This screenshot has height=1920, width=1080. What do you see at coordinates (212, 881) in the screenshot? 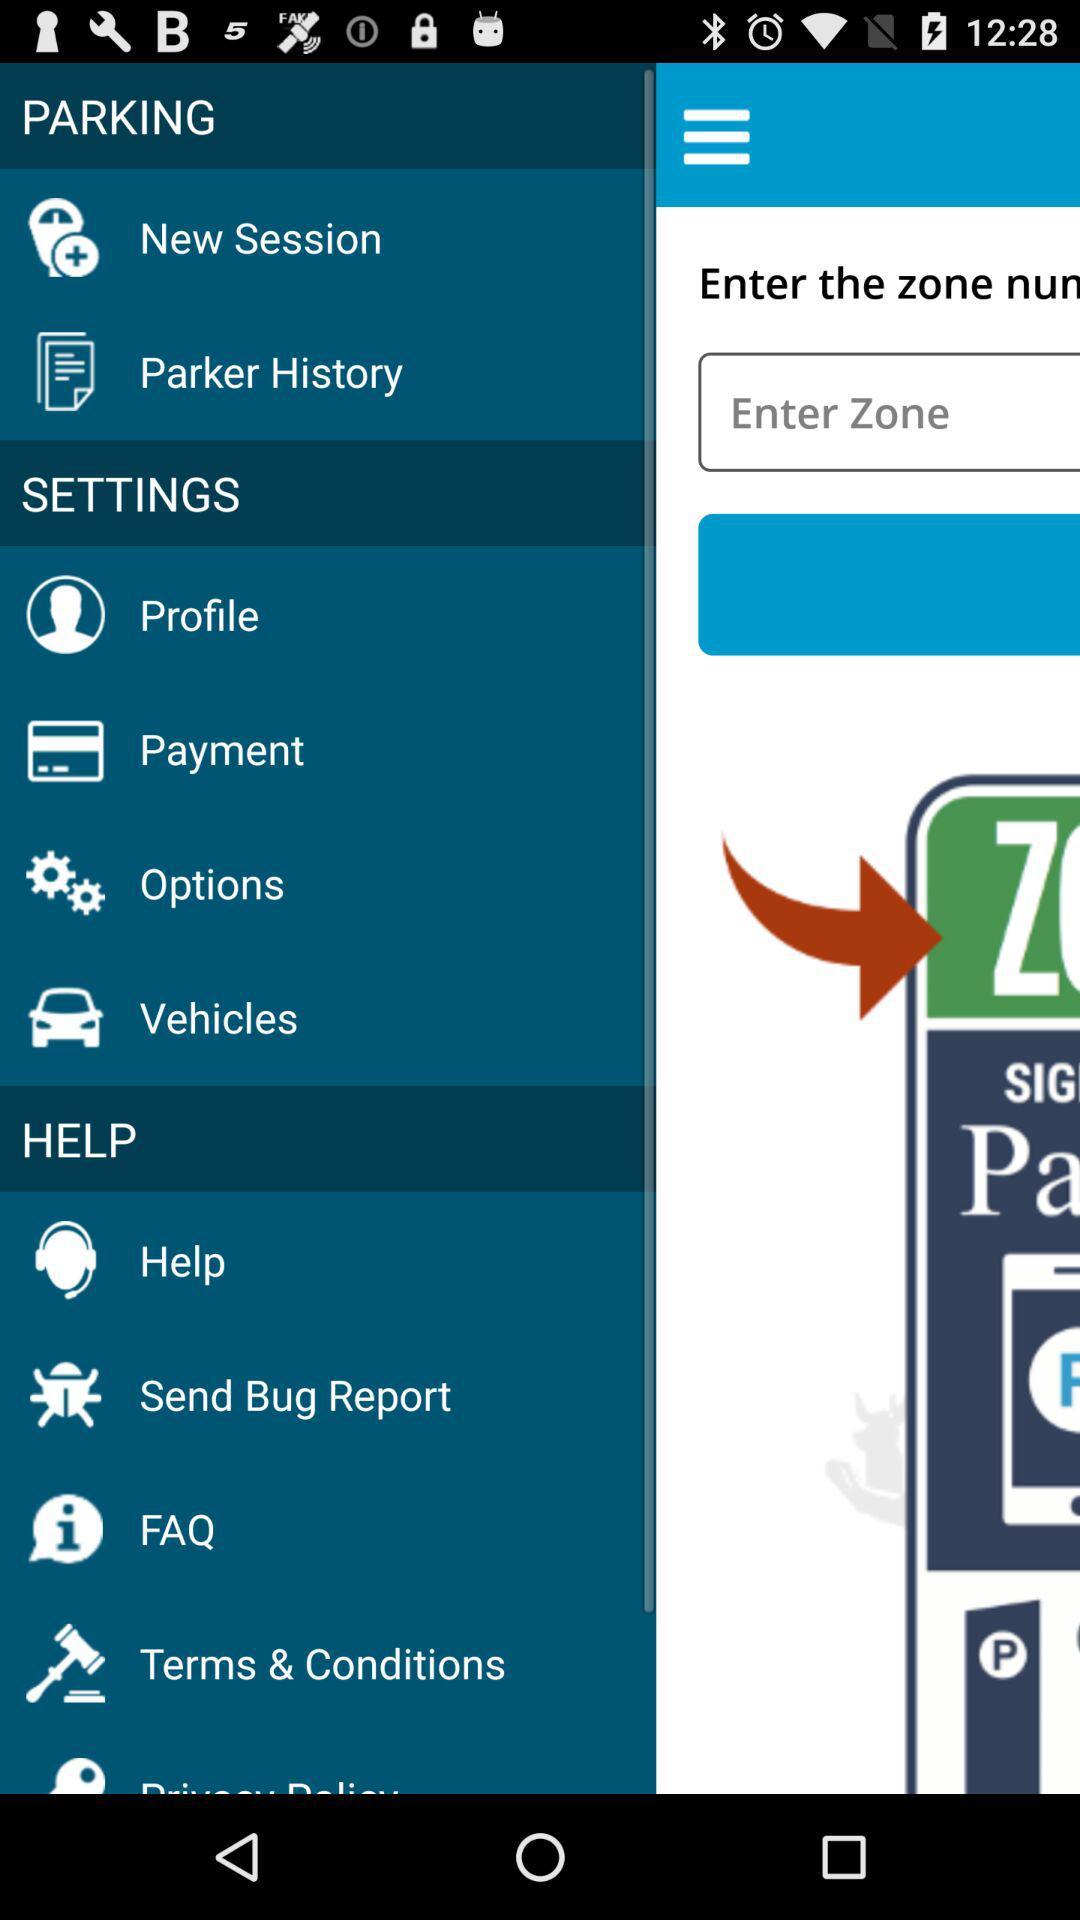
I see `icon below payment` at bounding box center [212, 881].